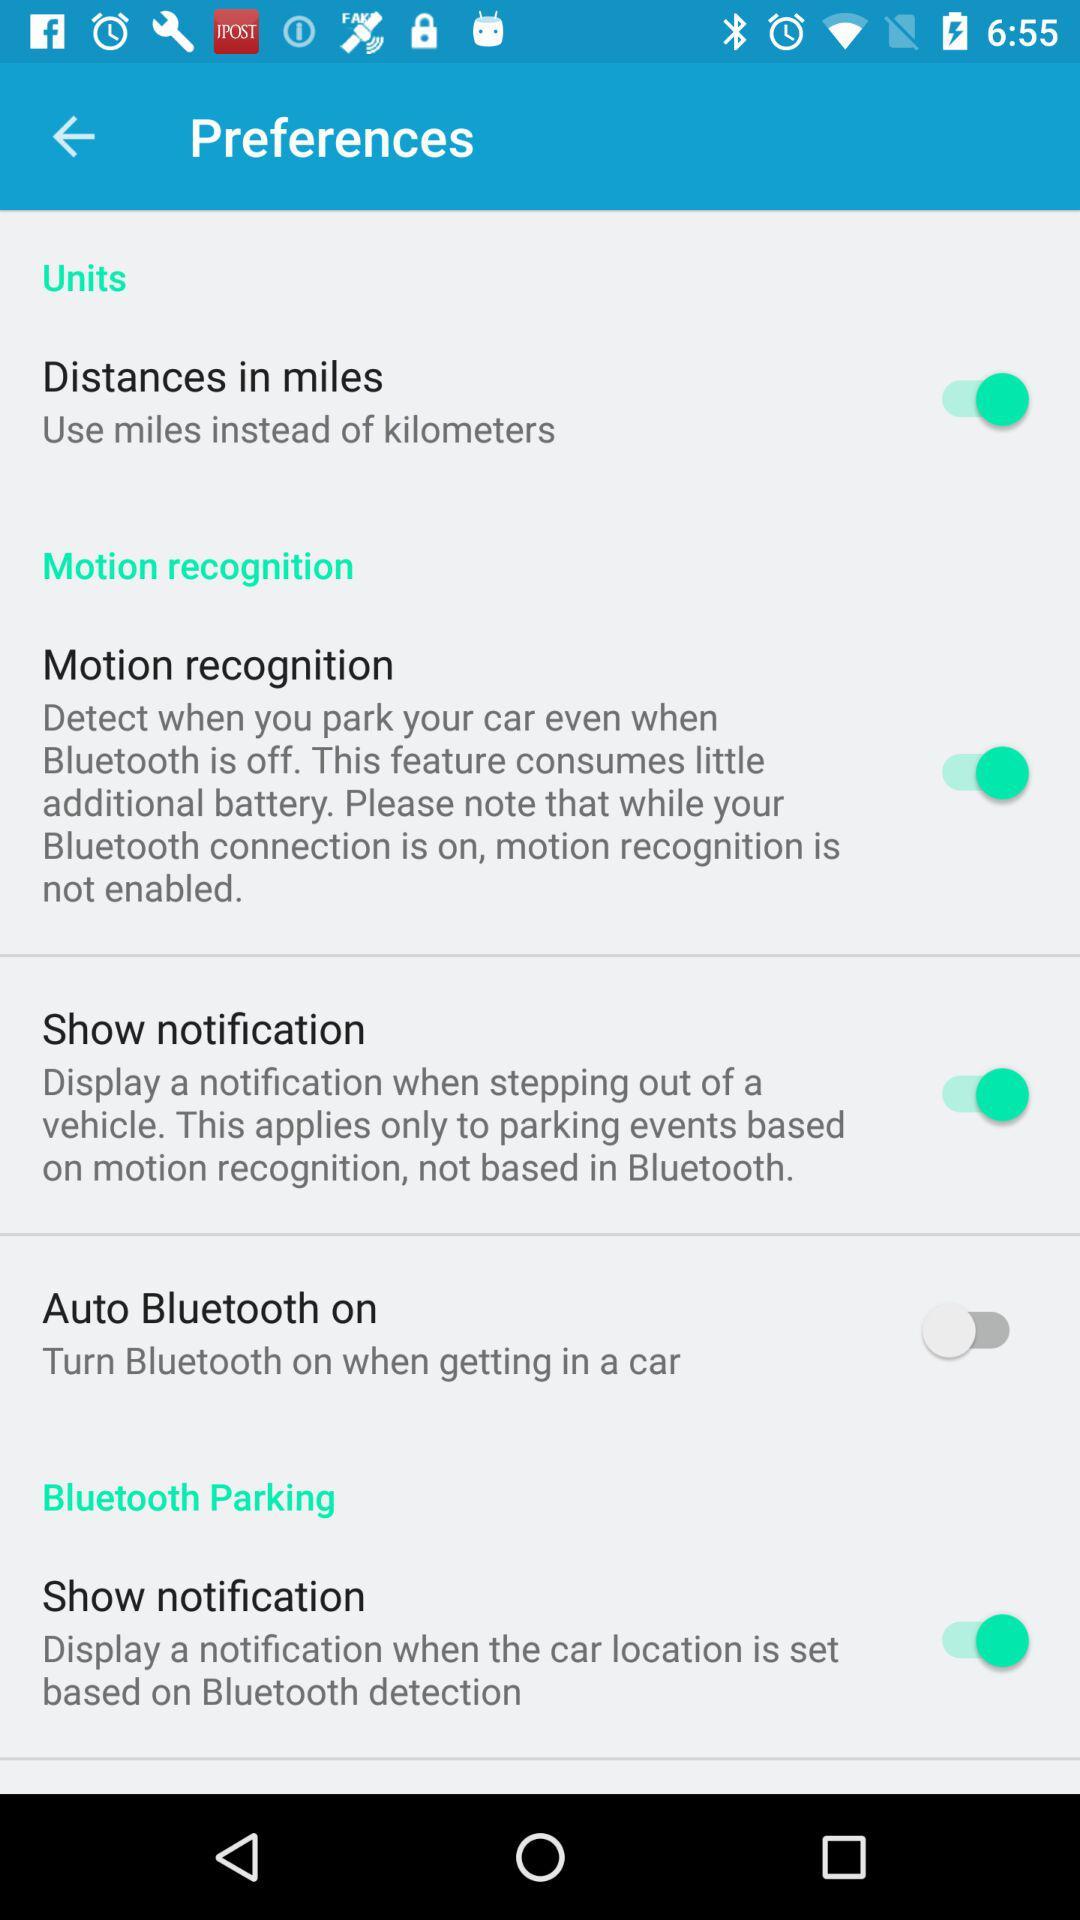 This screenshot has height=1920, width=1080. What do you see at coordinates (72, 135) in the screenshot?
I see `the item next to preferences` at bounding box center [72, 135].